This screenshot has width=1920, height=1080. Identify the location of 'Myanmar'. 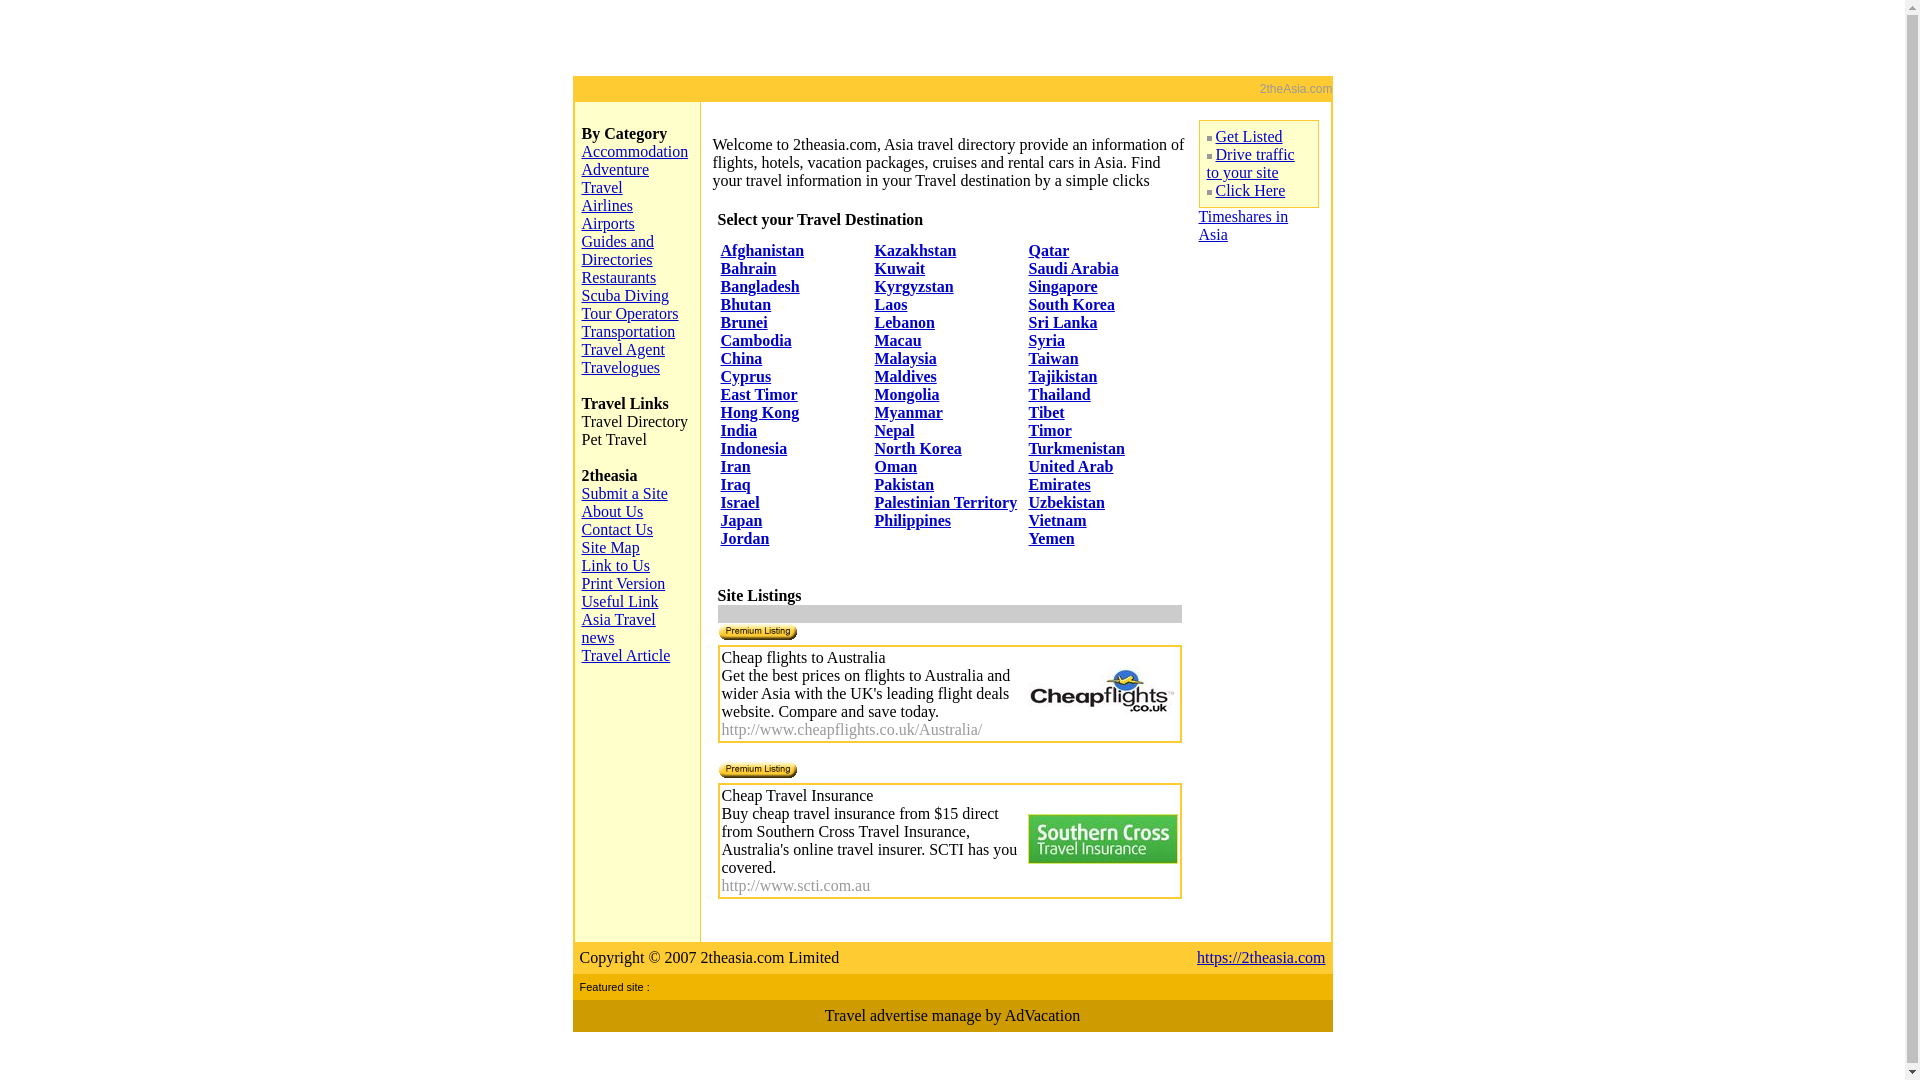
(873, 411).